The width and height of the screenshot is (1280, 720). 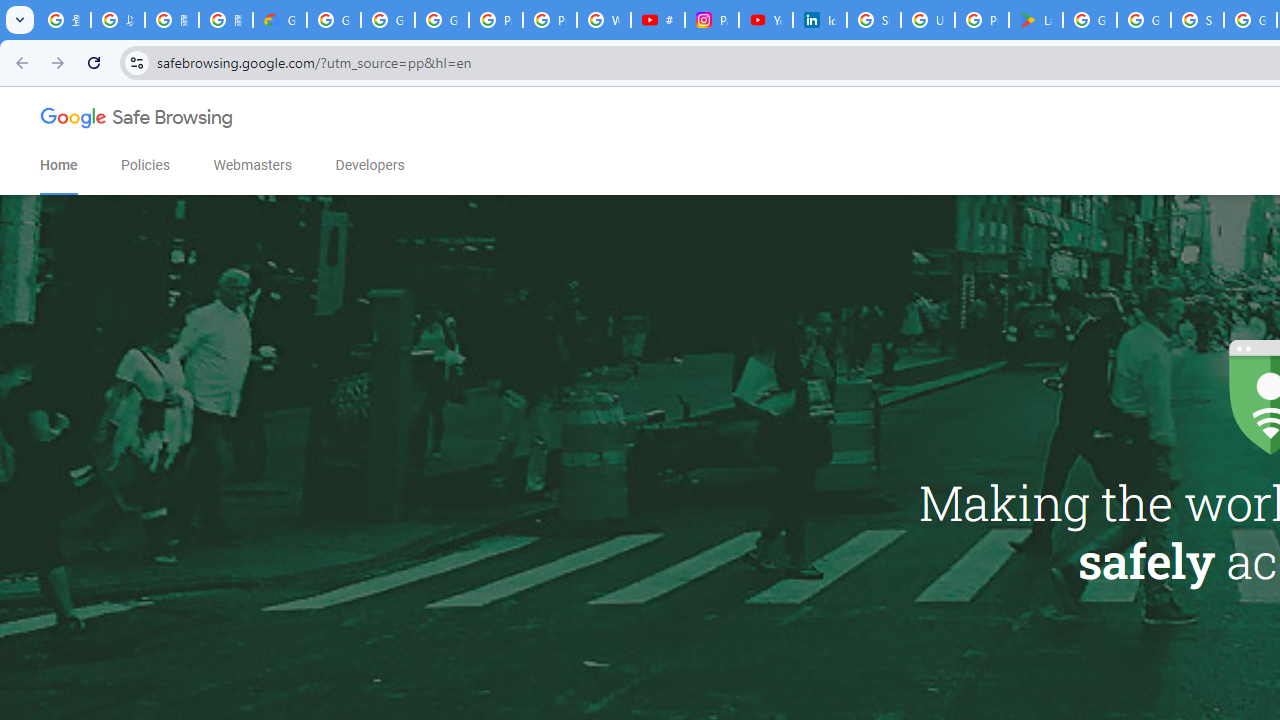 What do you see at coordinates (369, 164) in the screenshot?
I see `'Developers'` at bounding box center [369, 164].